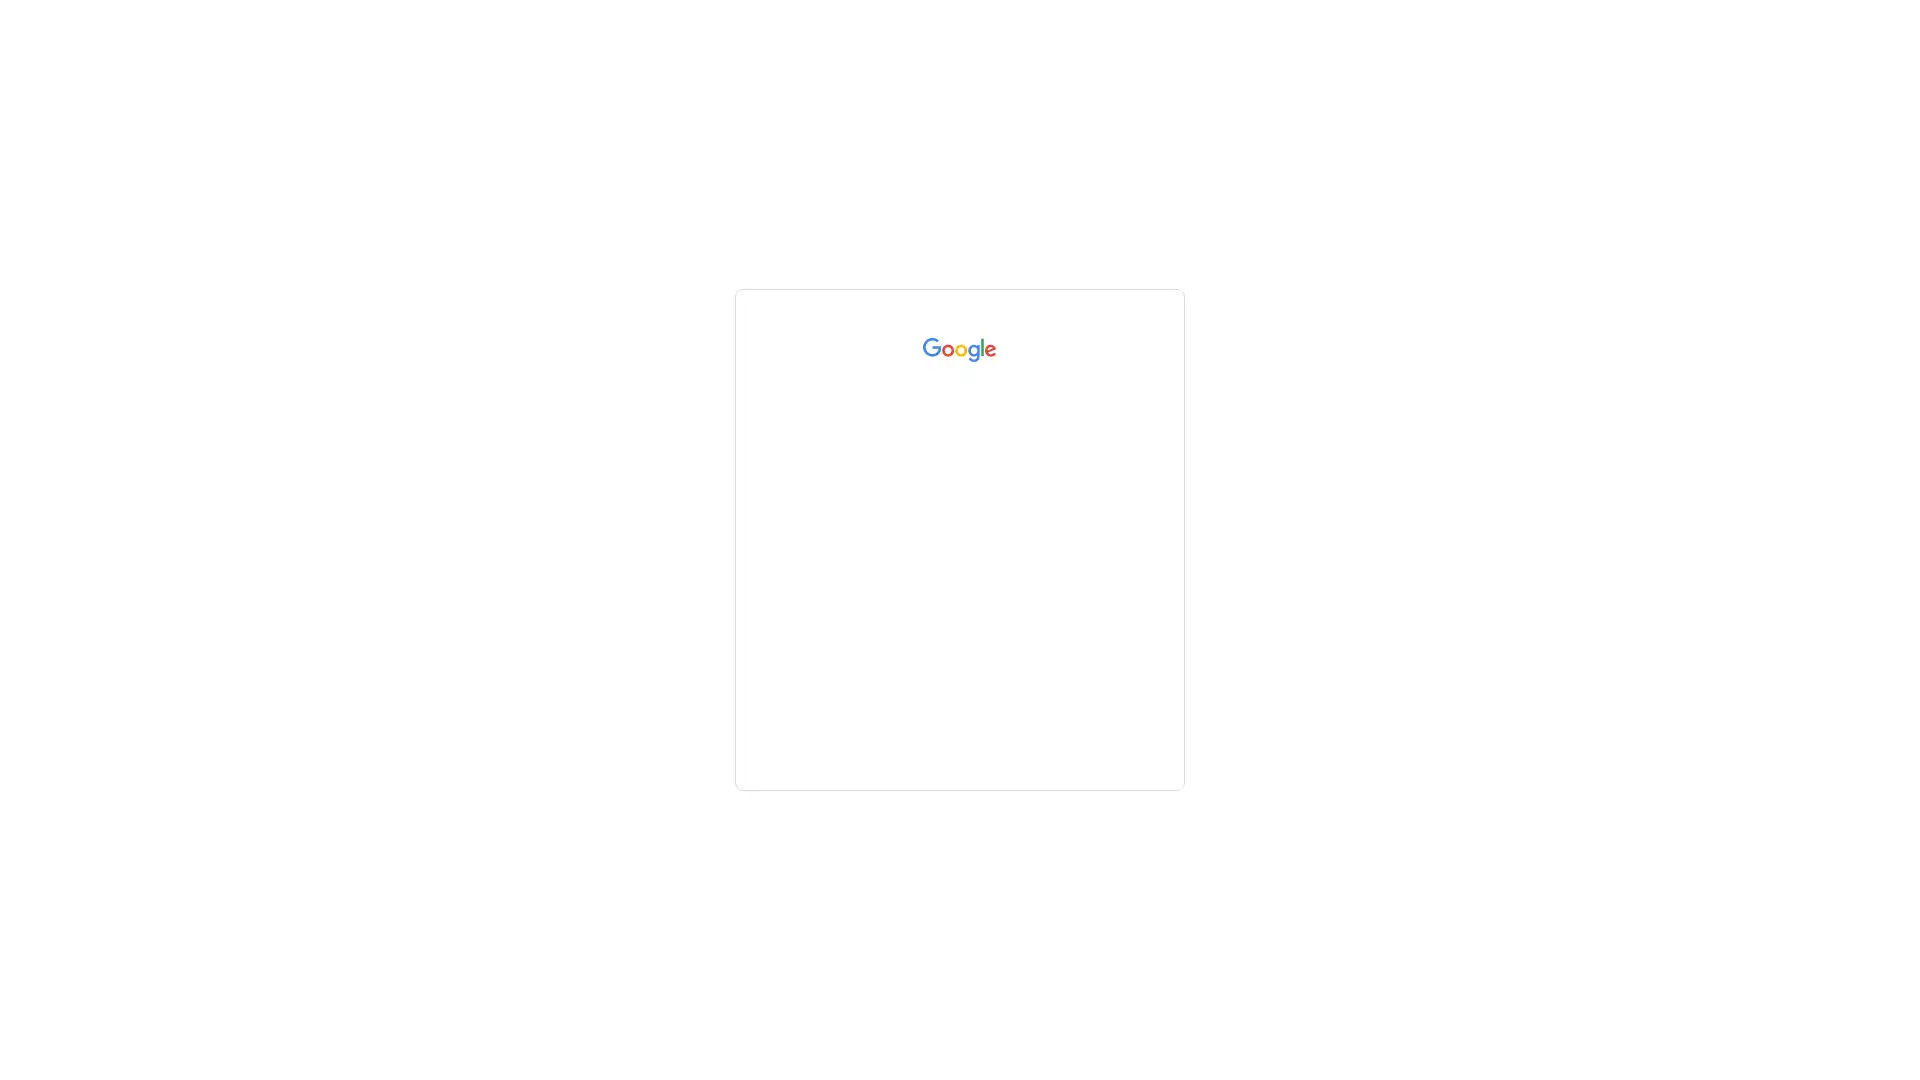 The image size is (1920, 1080). Describe the element at coordinates (1103, 693) in the screenshot. I see `Next` at that location.